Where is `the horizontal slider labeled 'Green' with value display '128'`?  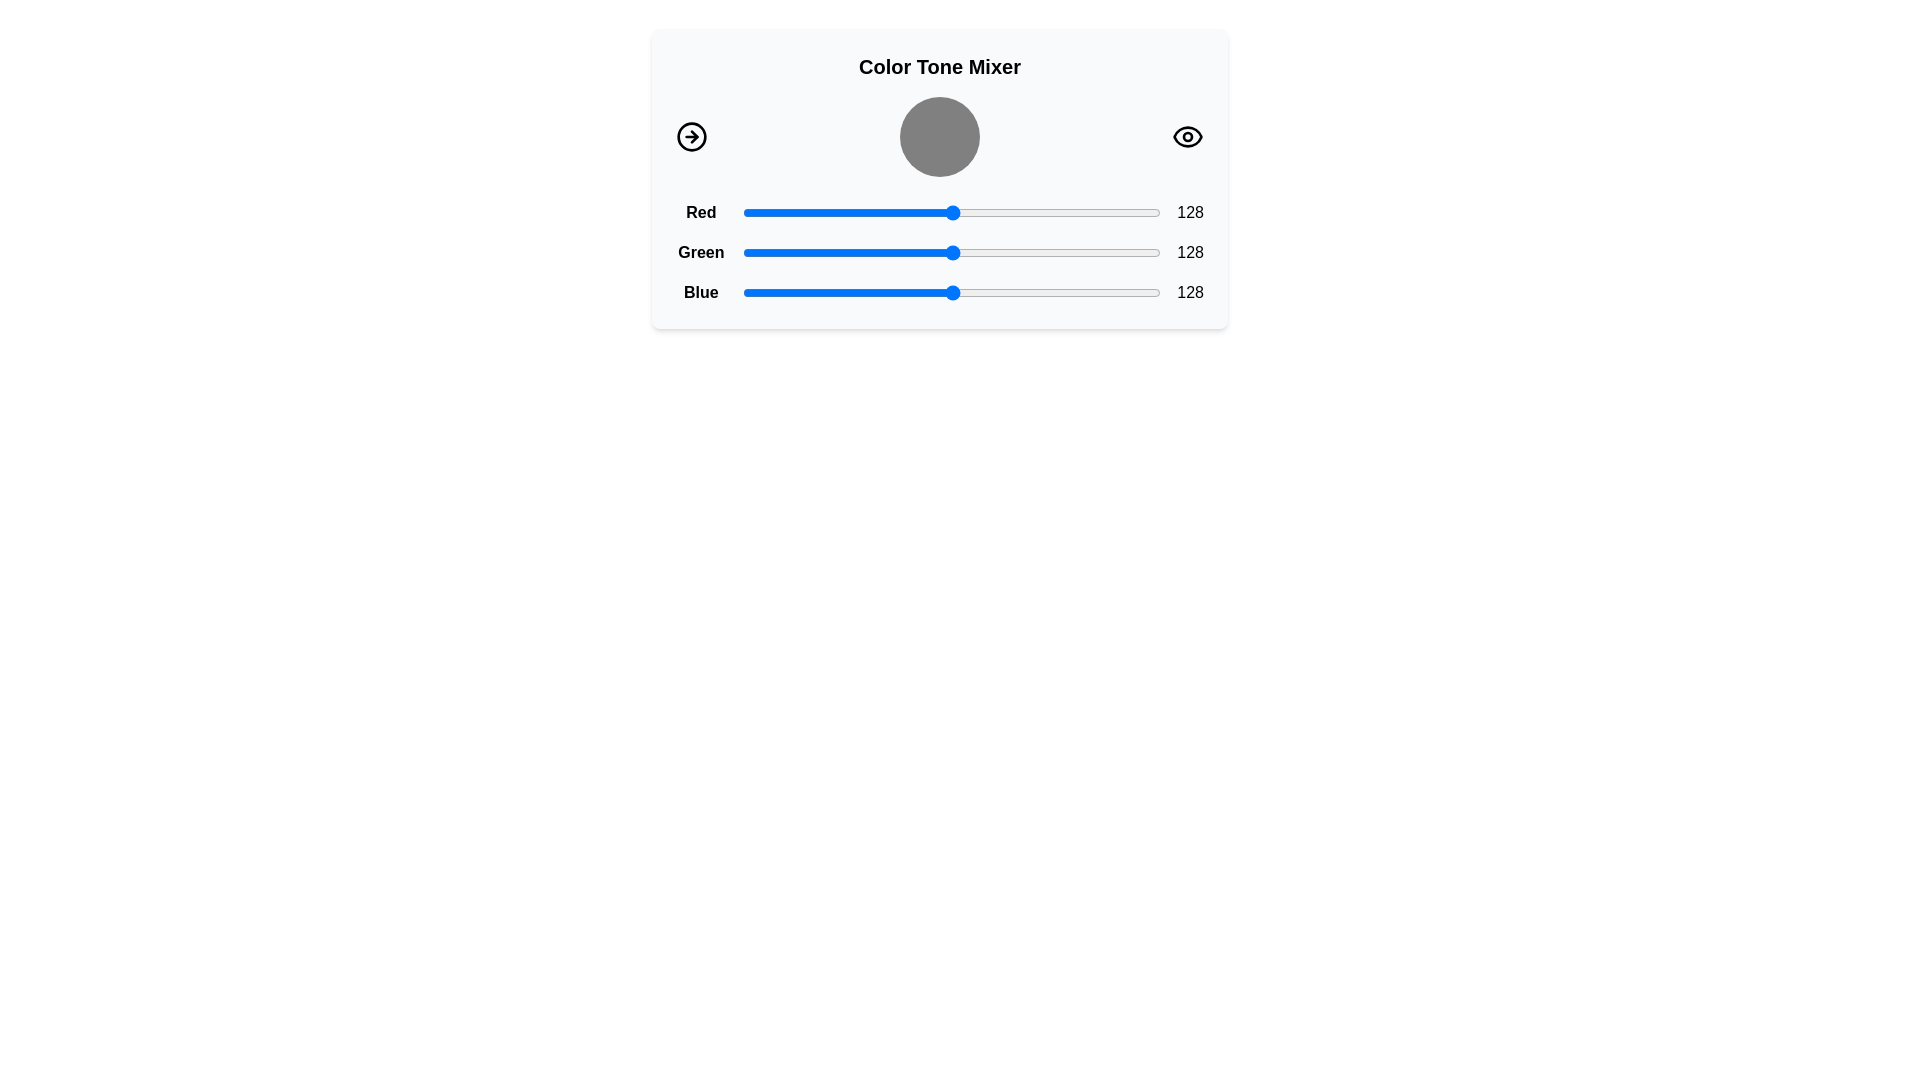
the horizontal slider labeled 'Green' with value display '128' is located at coordinates (939, 252).